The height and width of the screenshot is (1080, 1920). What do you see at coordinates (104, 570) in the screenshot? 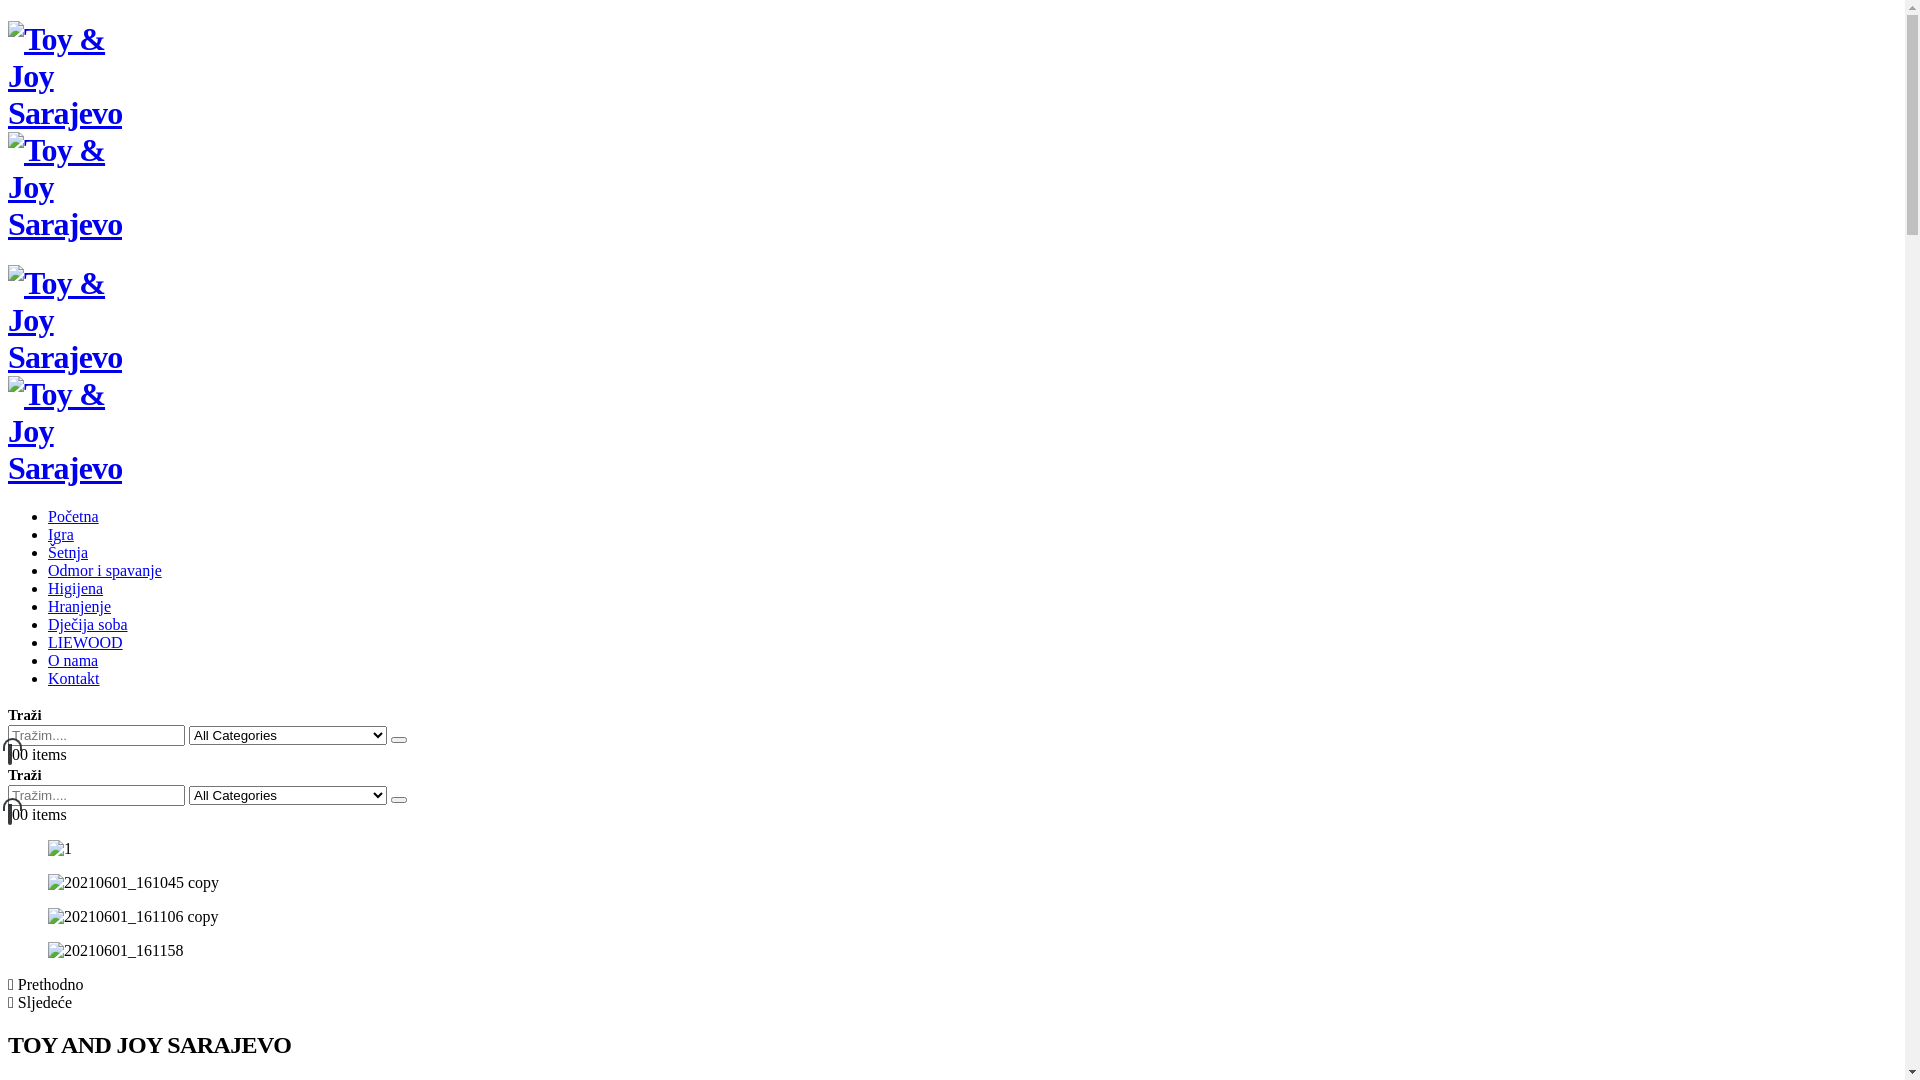
I see `'Odmor i spavanje'` at bounding box center [104, 570].